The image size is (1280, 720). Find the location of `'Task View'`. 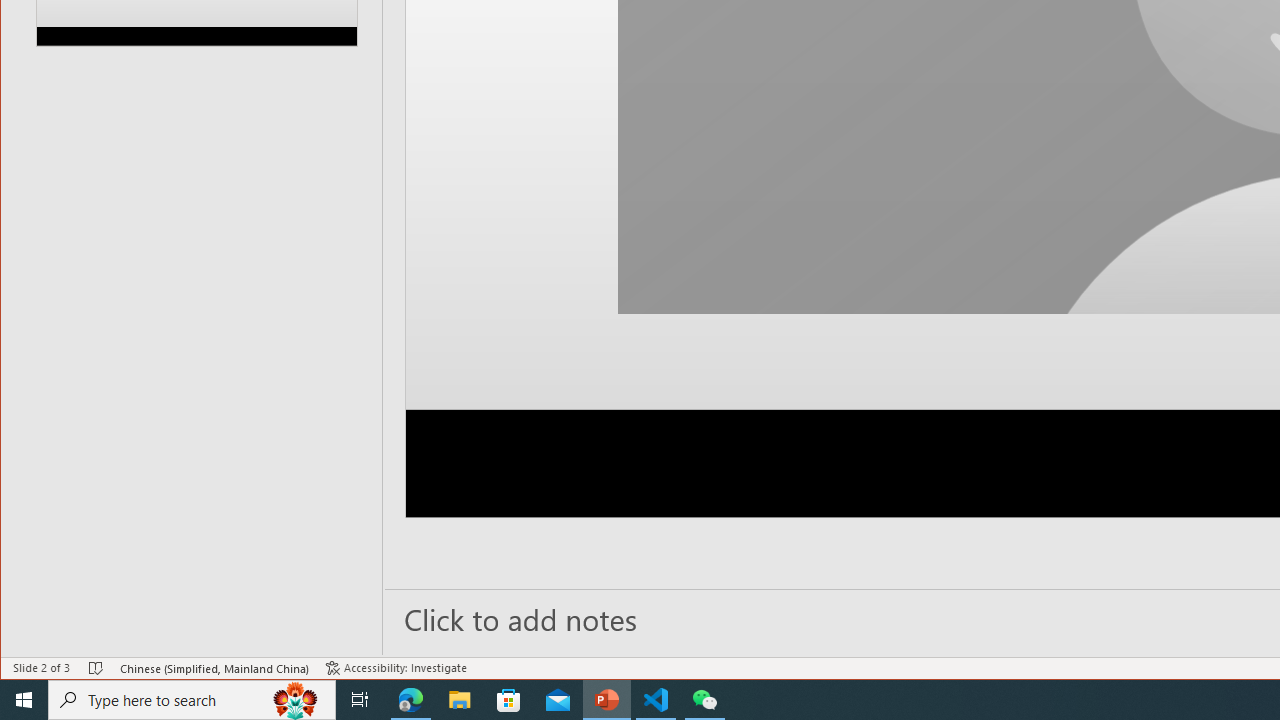

'Task View' is located at coordinates (359, 698).